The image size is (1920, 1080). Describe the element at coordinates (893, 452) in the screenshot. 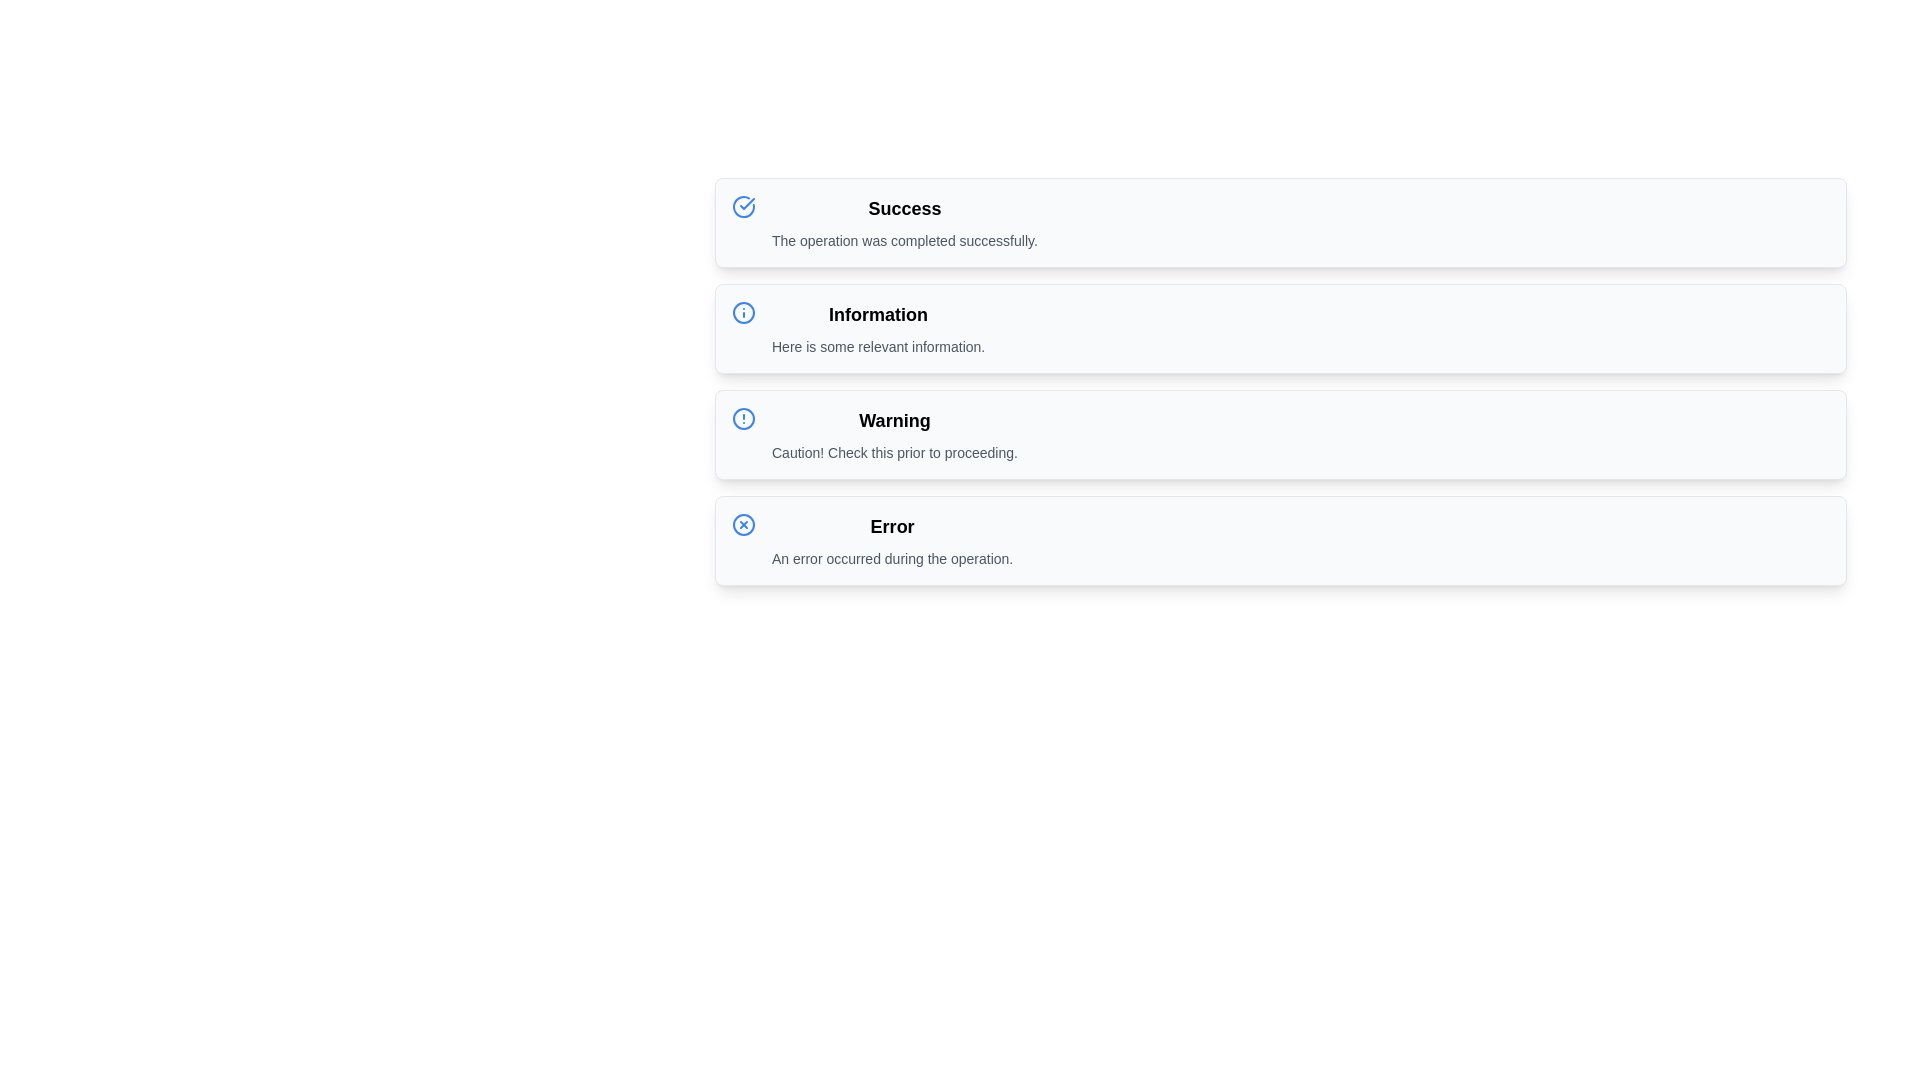

I see `cautionary text located directly below the 'Warning' header in the third section of the list, which provides additional information about a cautionary situation` at that location.